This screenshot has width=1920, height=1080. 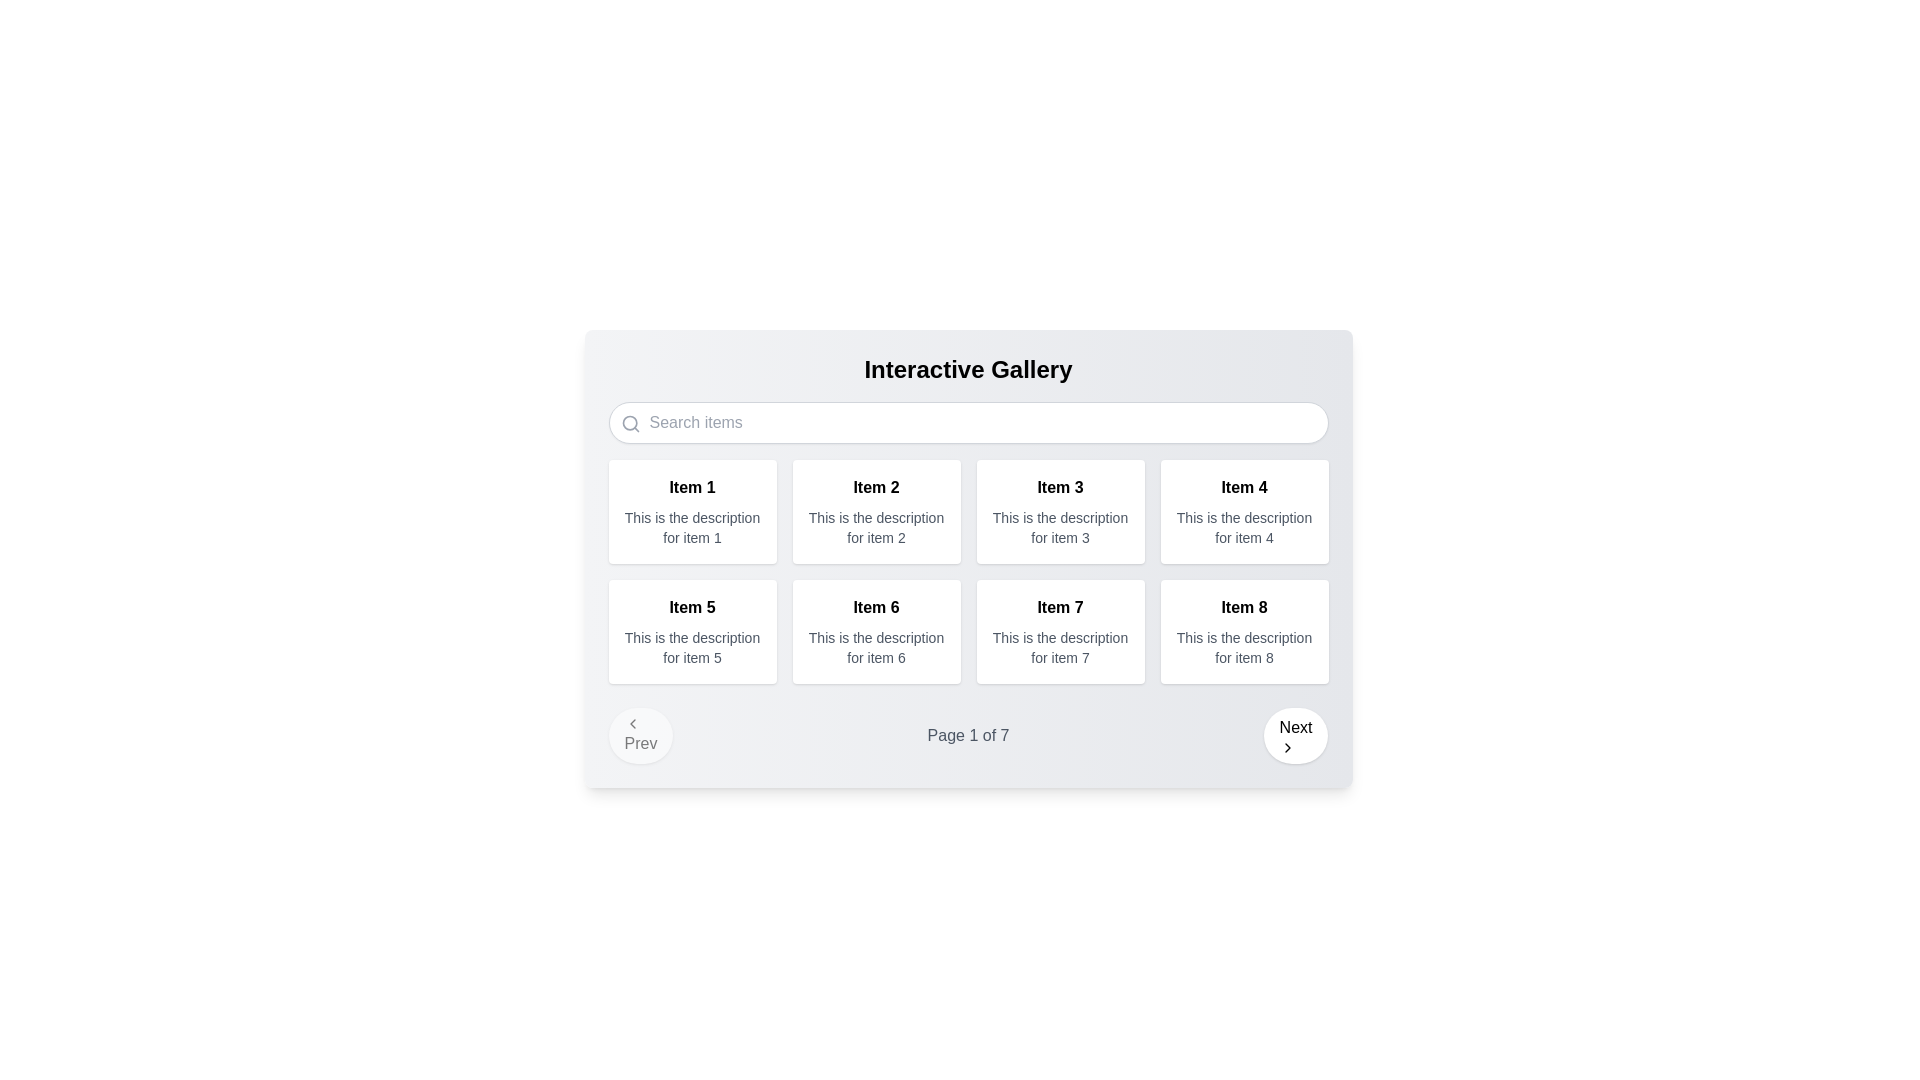 I want to click on the Static Text element that displays the current page number and total pages in the pagination system, located in the center of the navigation bar flanked by 'Prev' and 'Next' buttons, so click(x=968, y=736).